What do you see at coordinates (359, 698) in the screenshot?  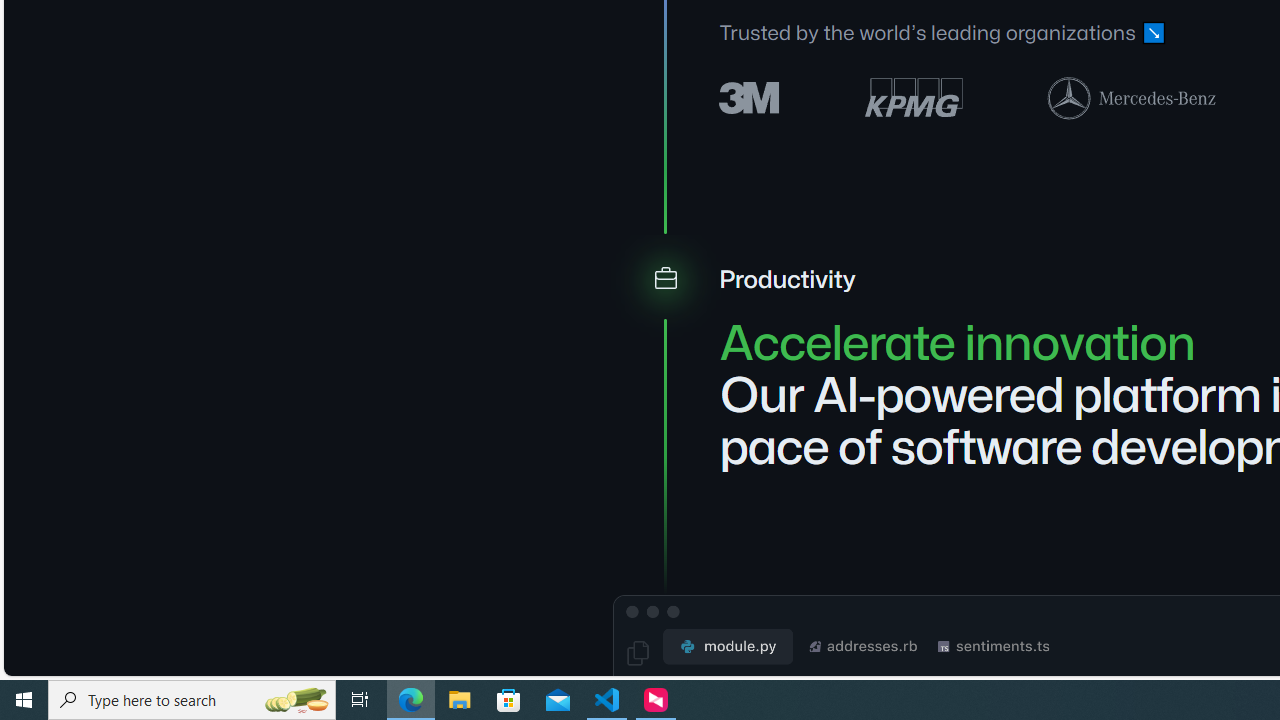 I see `'Task View'` at bounding box center [359, 698].